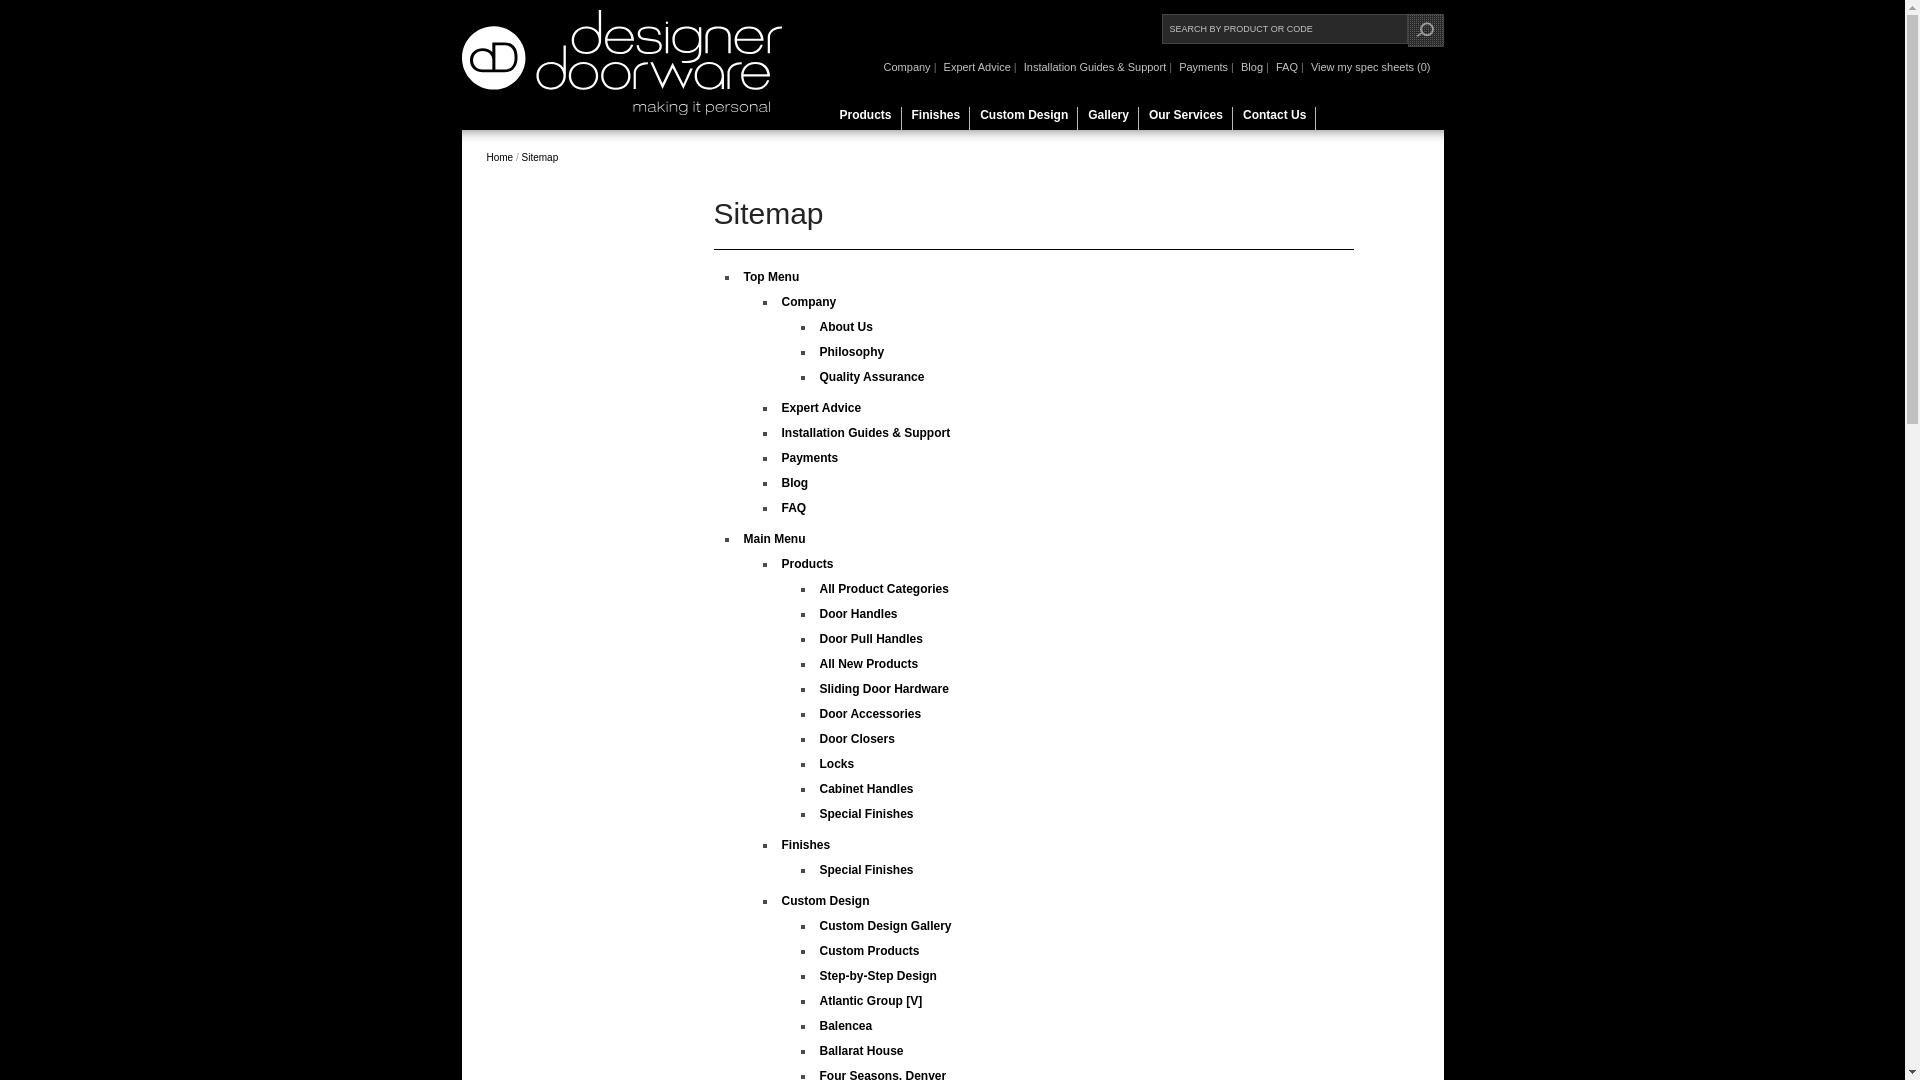 The height and width of the screenshot is (1080, 1920). What do you see at coordinates (883, 688) in the screenshot?
I see `'Sliding Door Hardware'` at bounding box center [883, 688].